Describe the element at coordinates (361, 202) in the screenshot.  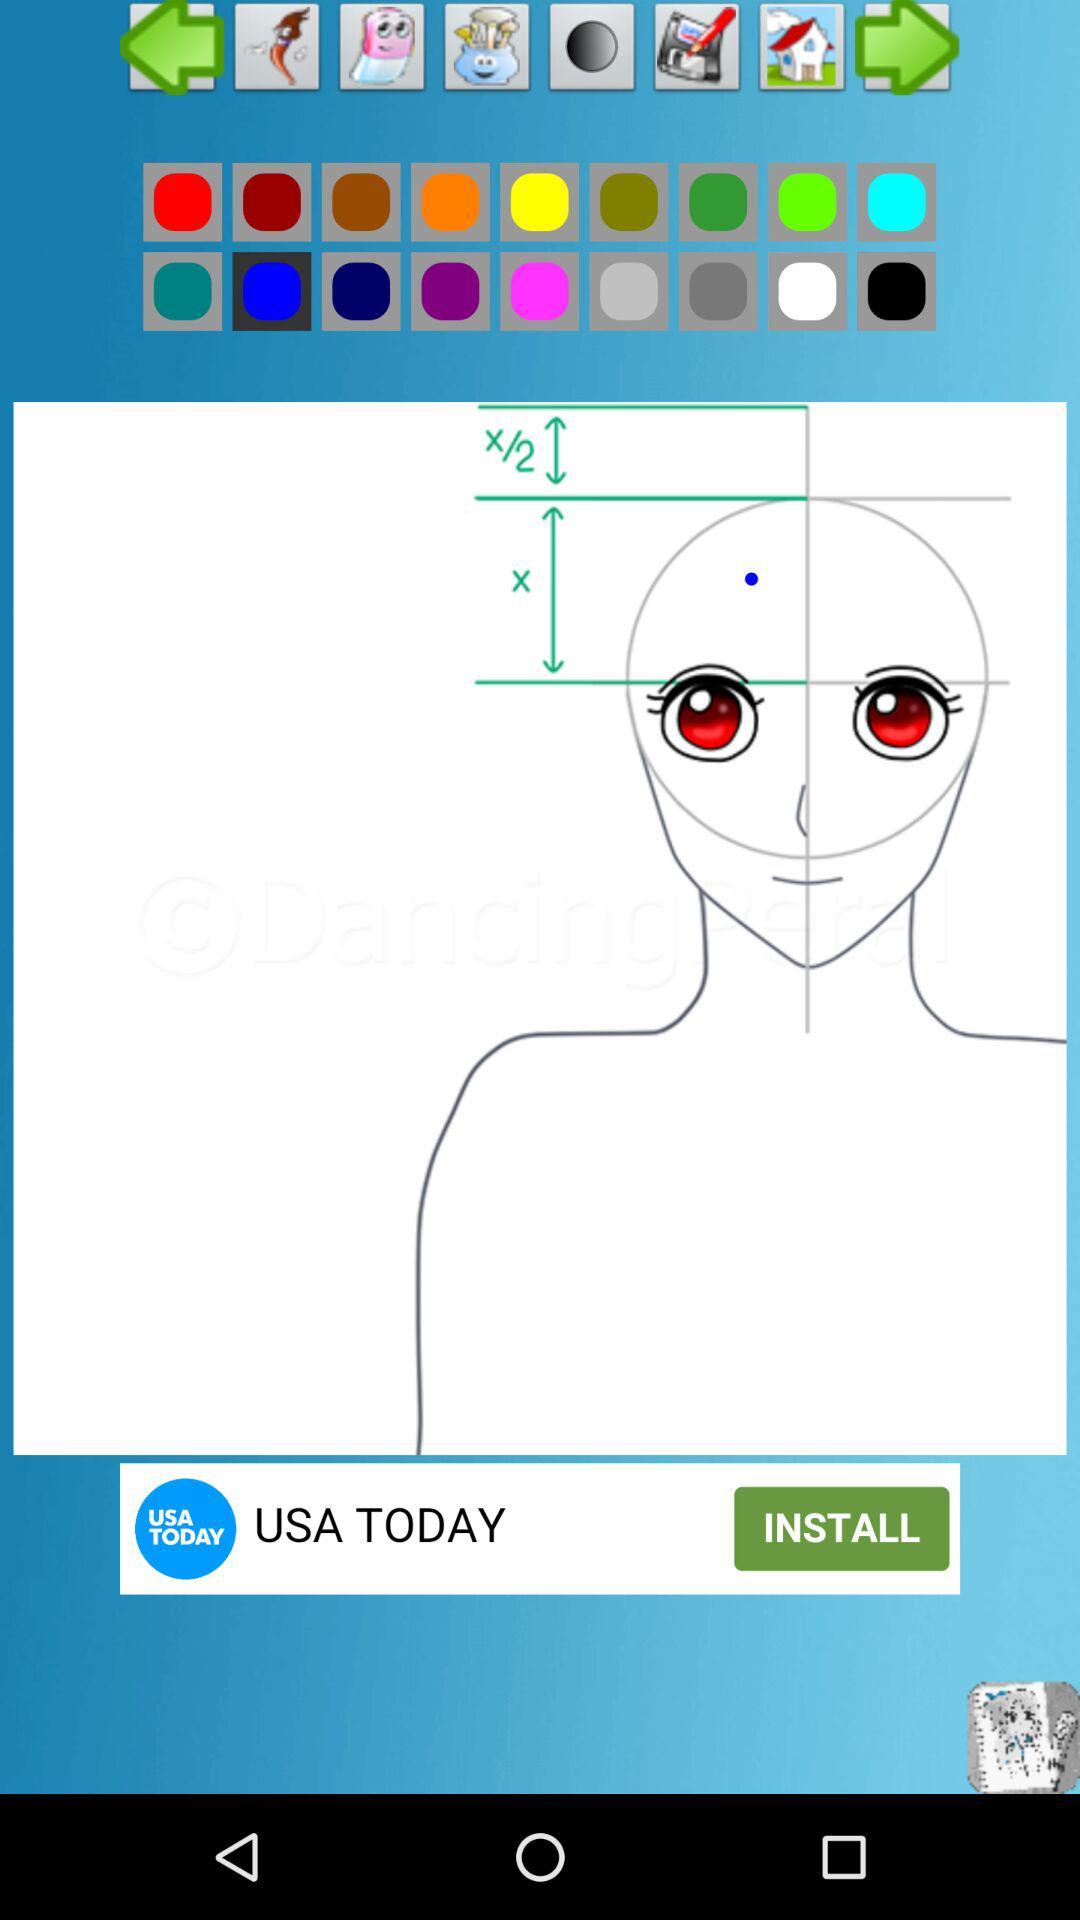
I see `color option` at that location.